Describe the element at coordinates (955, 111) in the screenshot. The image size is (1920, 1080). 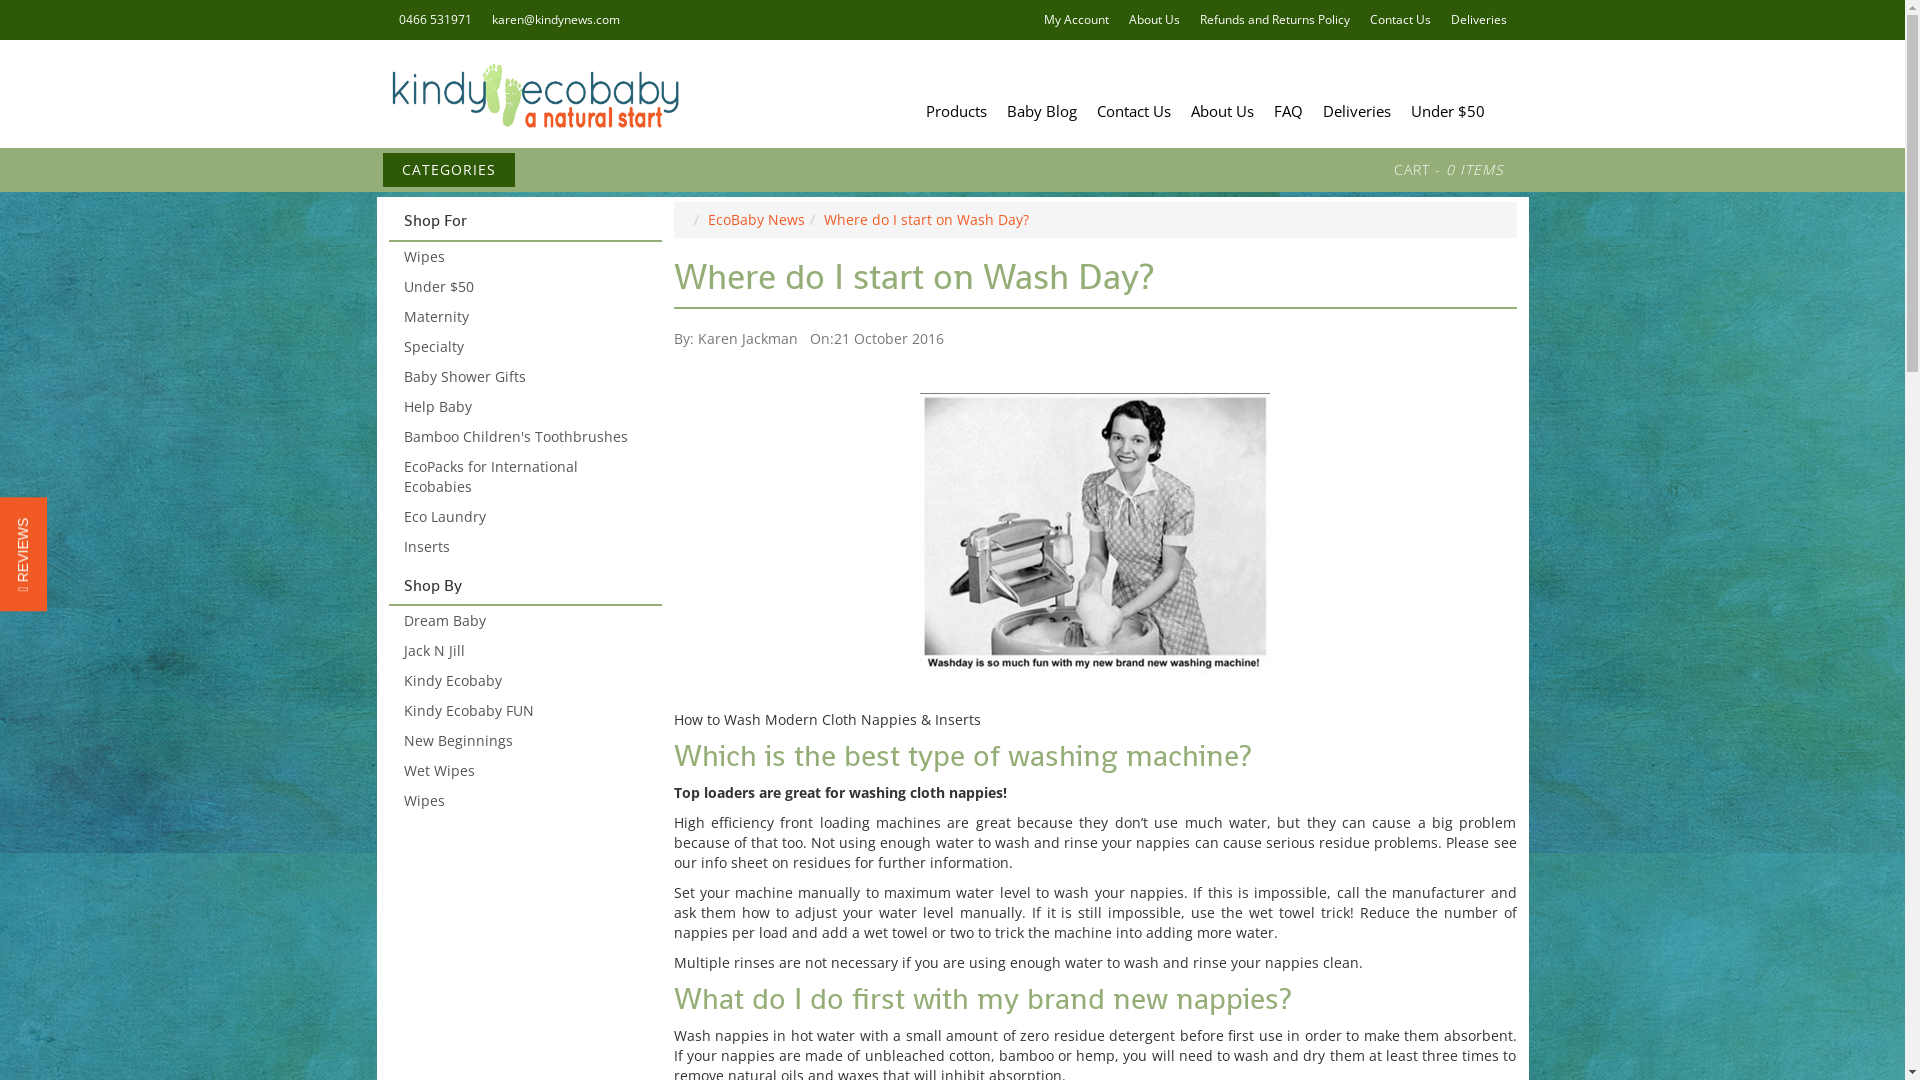
I see `'Products'` at that location.